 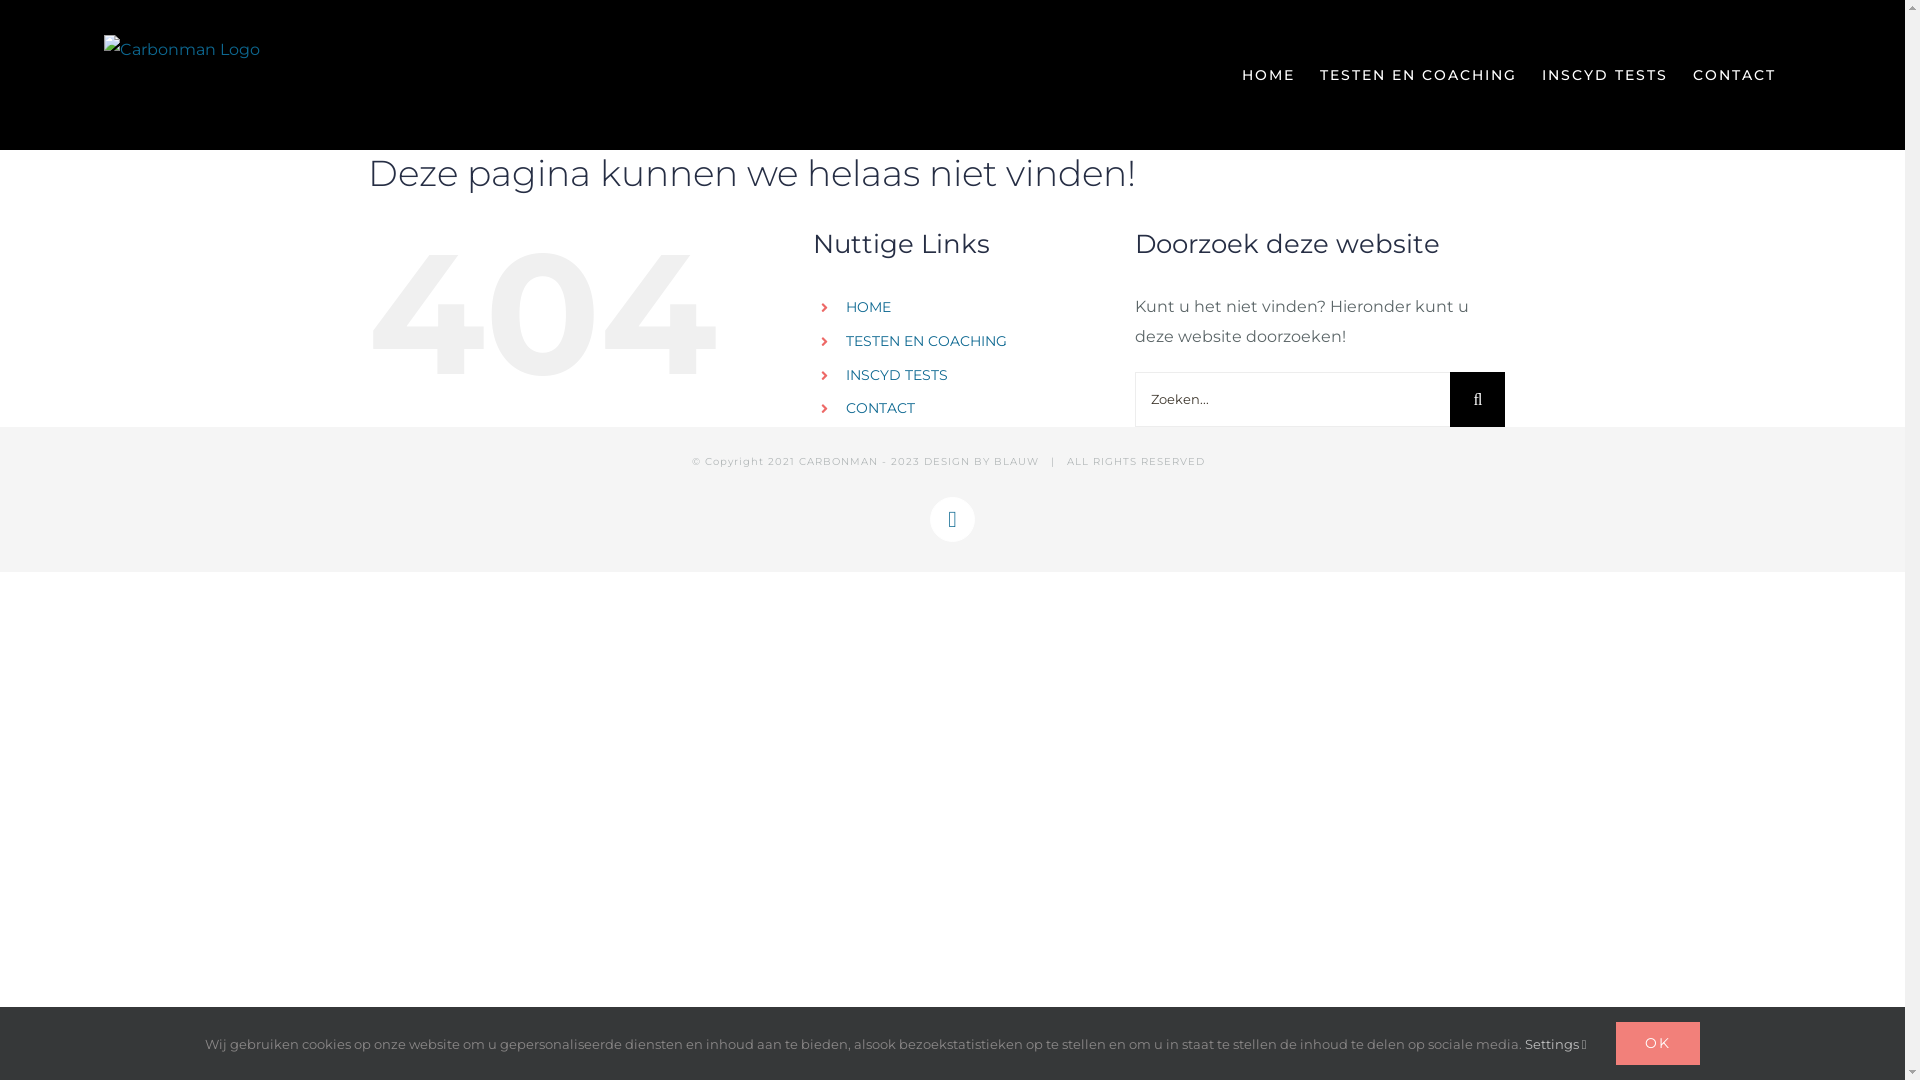 What do you see at coordinates (1540, 73) in the screenshot?
I see `'INSCYD TESTS'` at bounding box center [1540, 73].